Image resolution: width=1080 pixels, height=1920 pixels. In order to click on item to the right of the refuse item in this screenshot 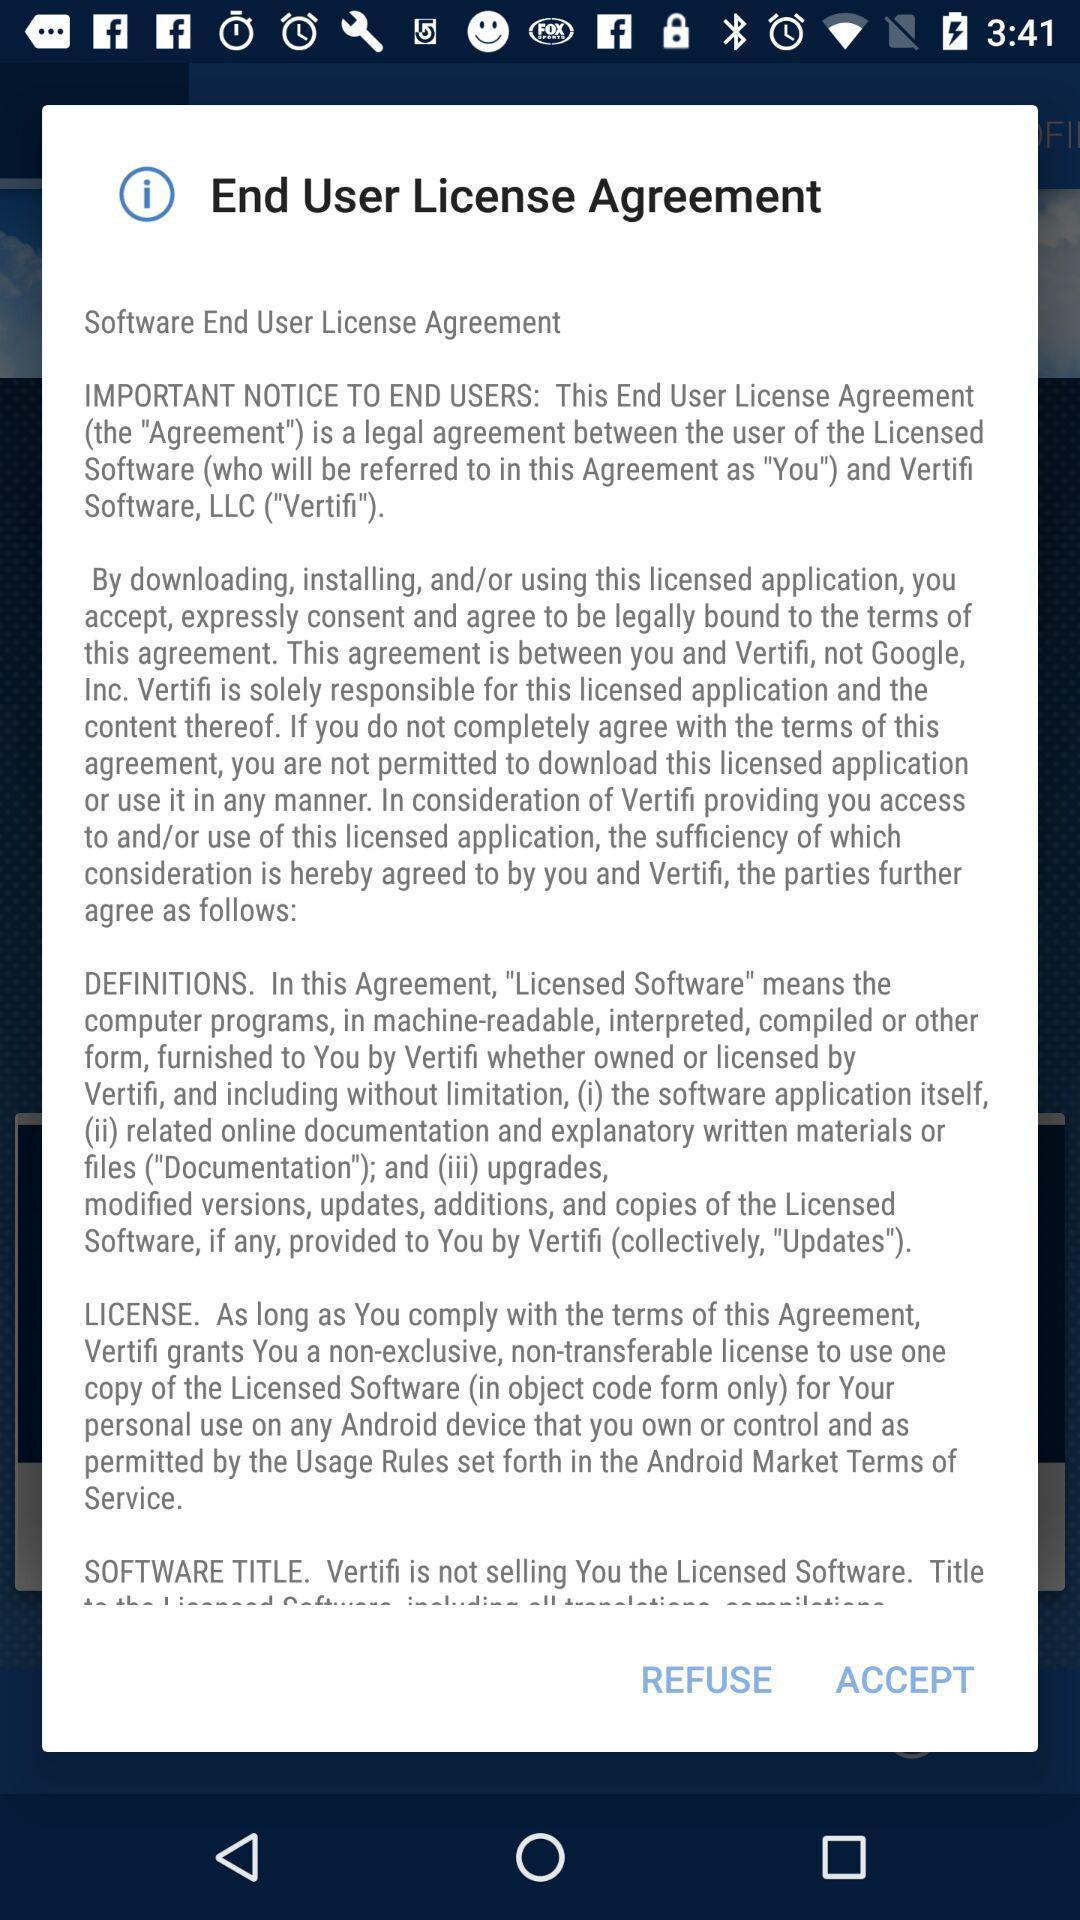, I will do `click(905, 1678)`.